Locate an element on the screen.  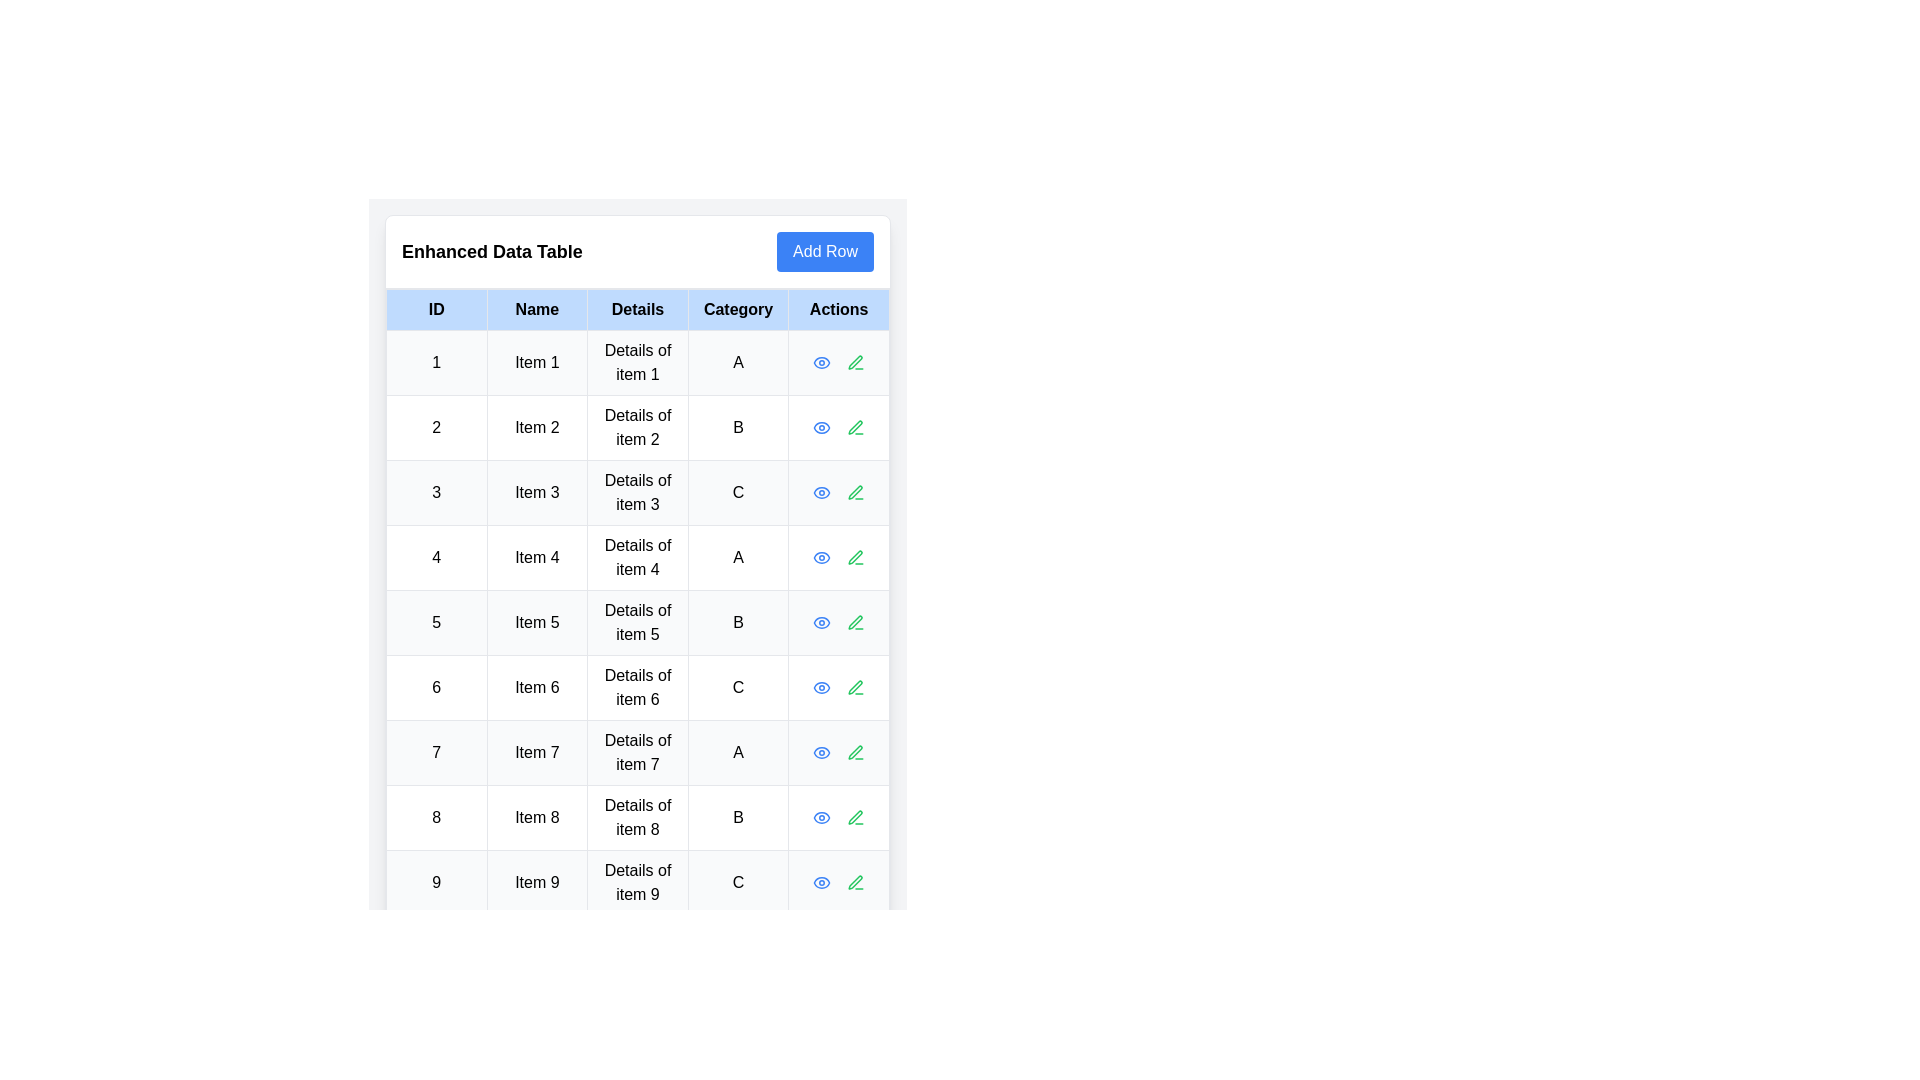
the text display field located in the third row under the 'Details' column of a table, positioned between the cells containing 'Item 3' and 'C' is located at coordinates (637, 493).